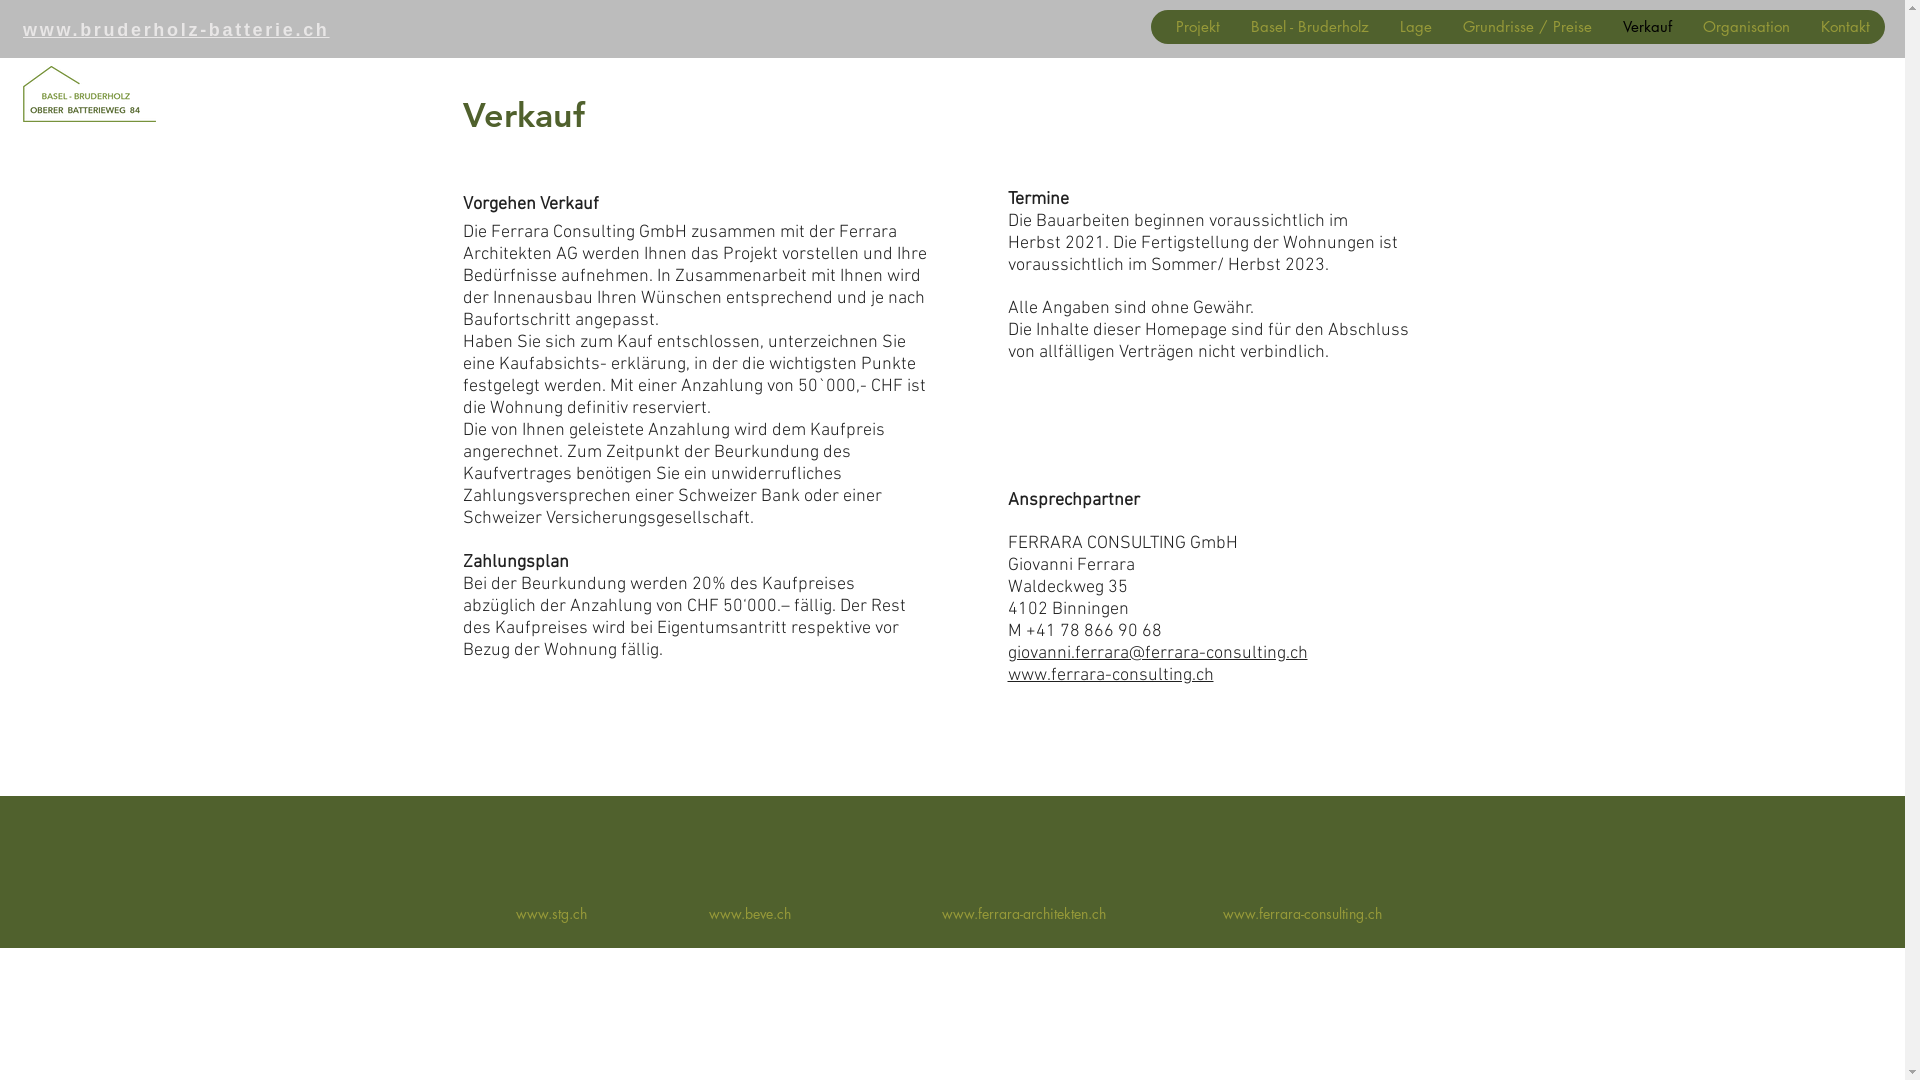 The image size is (1920, 1080). What do you see at coordinates (1023, 914) in the screenshot?
I see `'www.ferrara-architekten.ch'` at bounding box center [1023, 914].